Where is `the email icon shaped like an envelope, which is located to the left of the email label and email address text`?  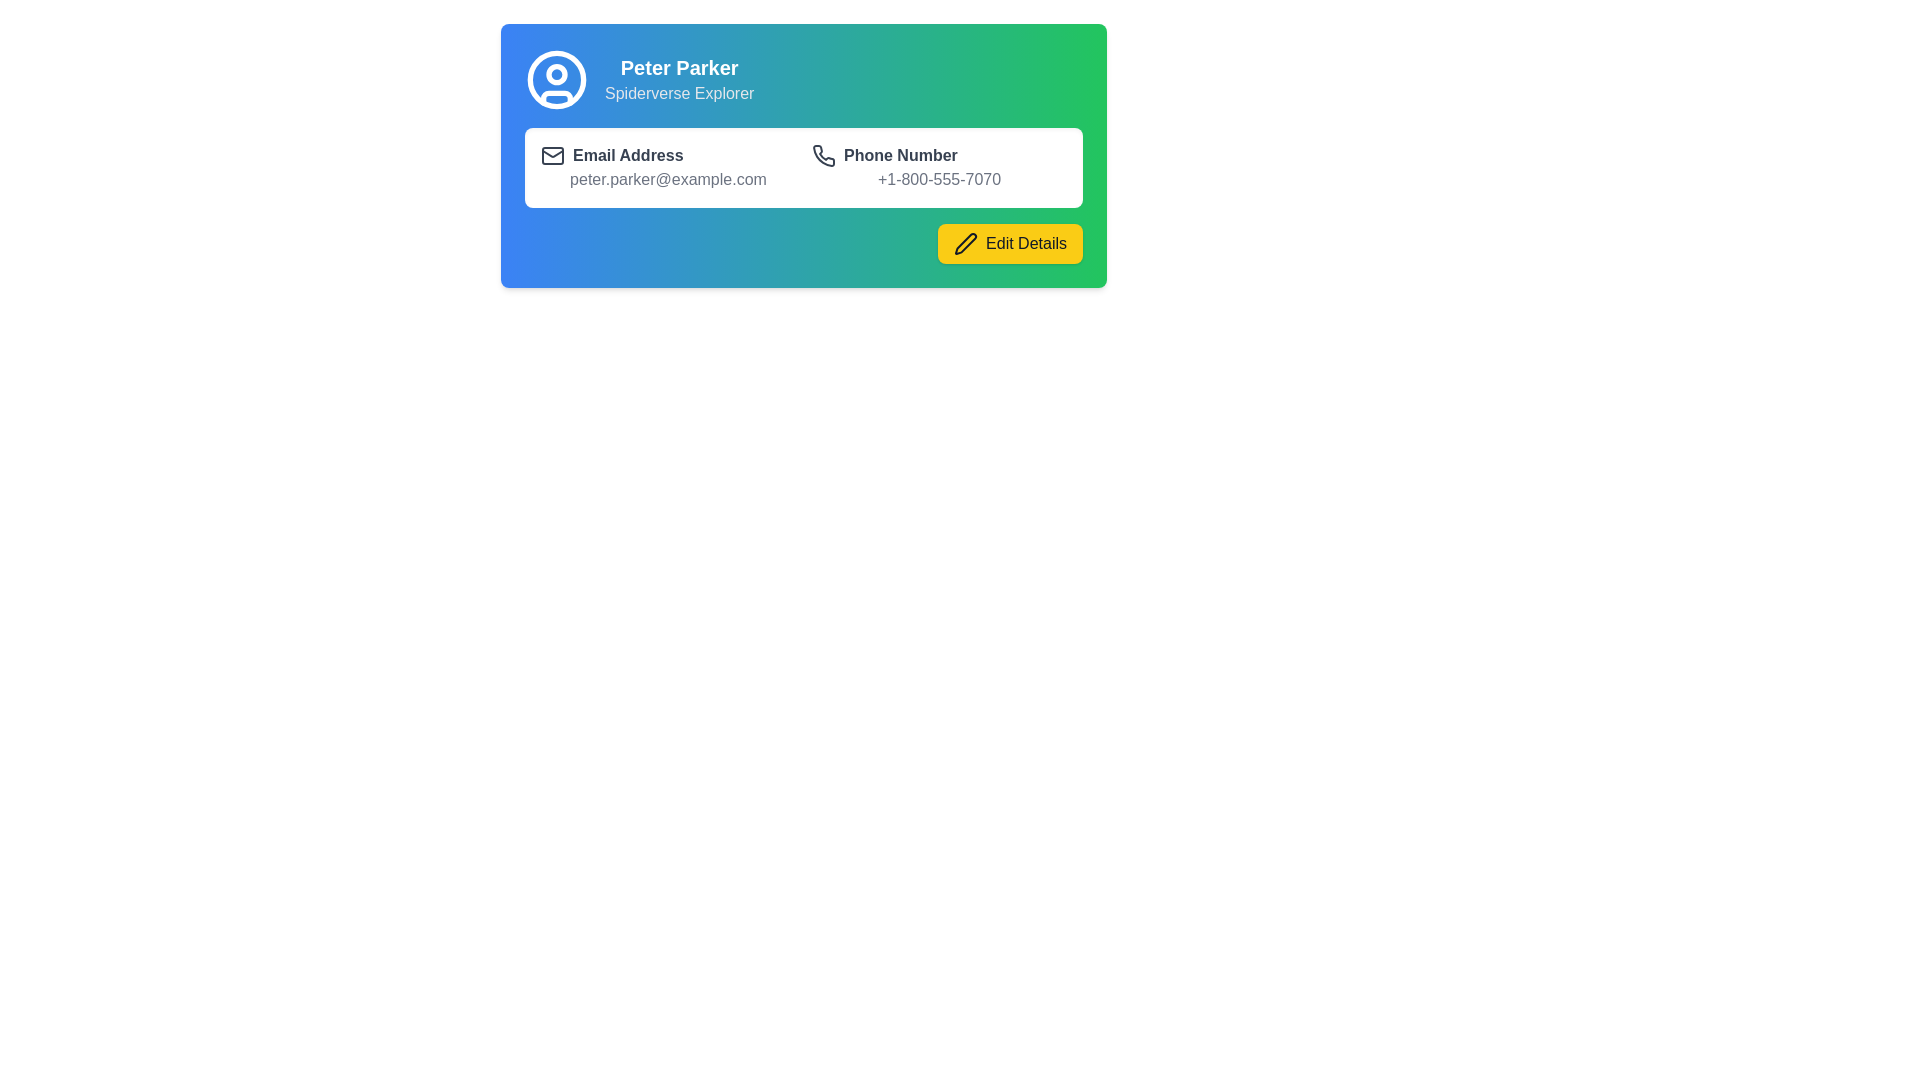 the email icon shaped like an envelope, which is located to the left of the email label and email address text is located at coordinates (552, 154).